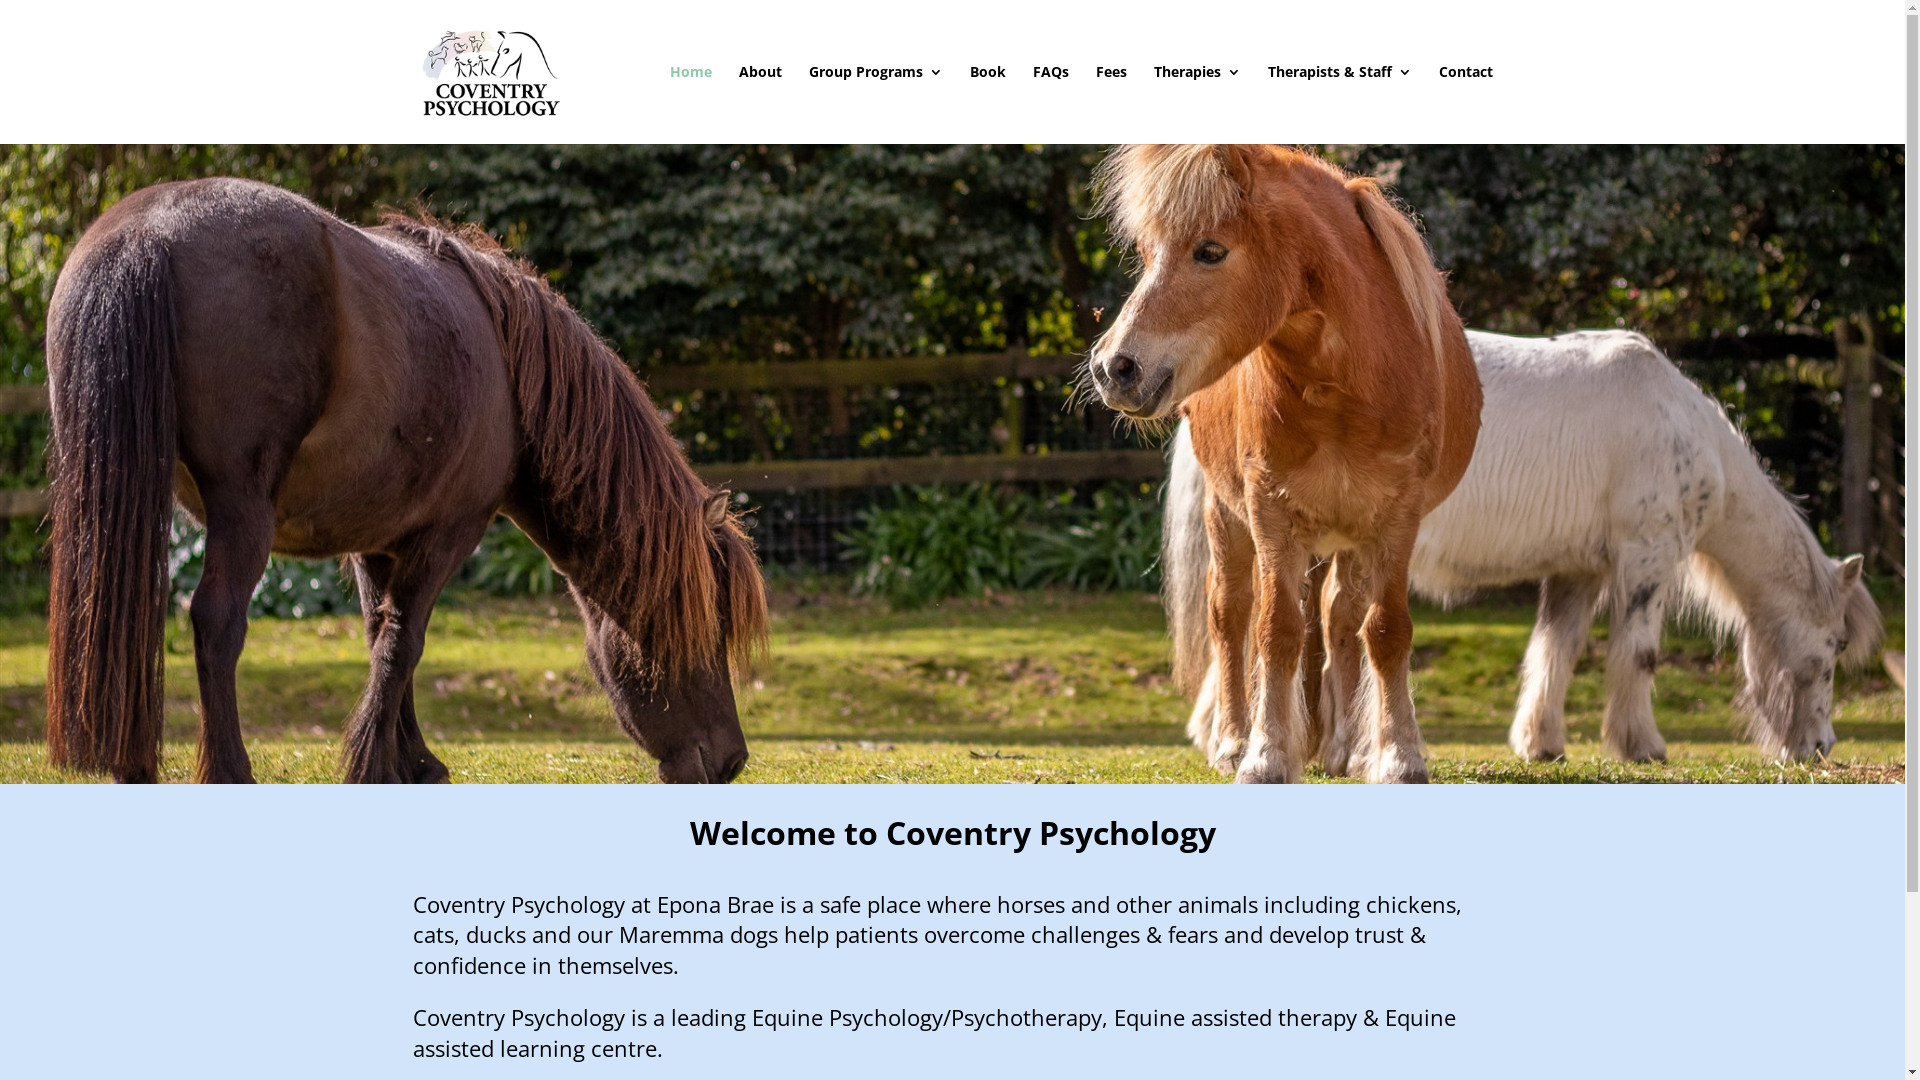  Describe the element at coordinates (874, 104) in the screenshot. I see `'Group Programs'` at that location.